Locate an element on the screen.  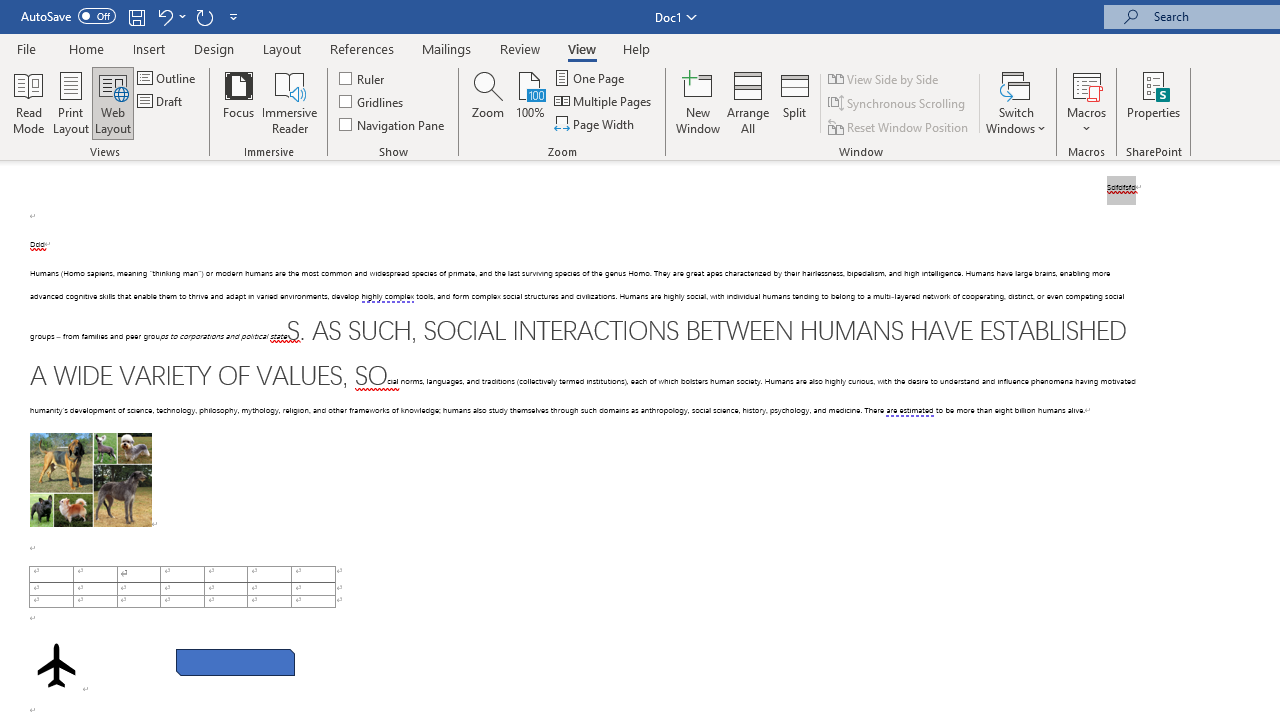
'Gridlines' is located at coordinates (372, 101).